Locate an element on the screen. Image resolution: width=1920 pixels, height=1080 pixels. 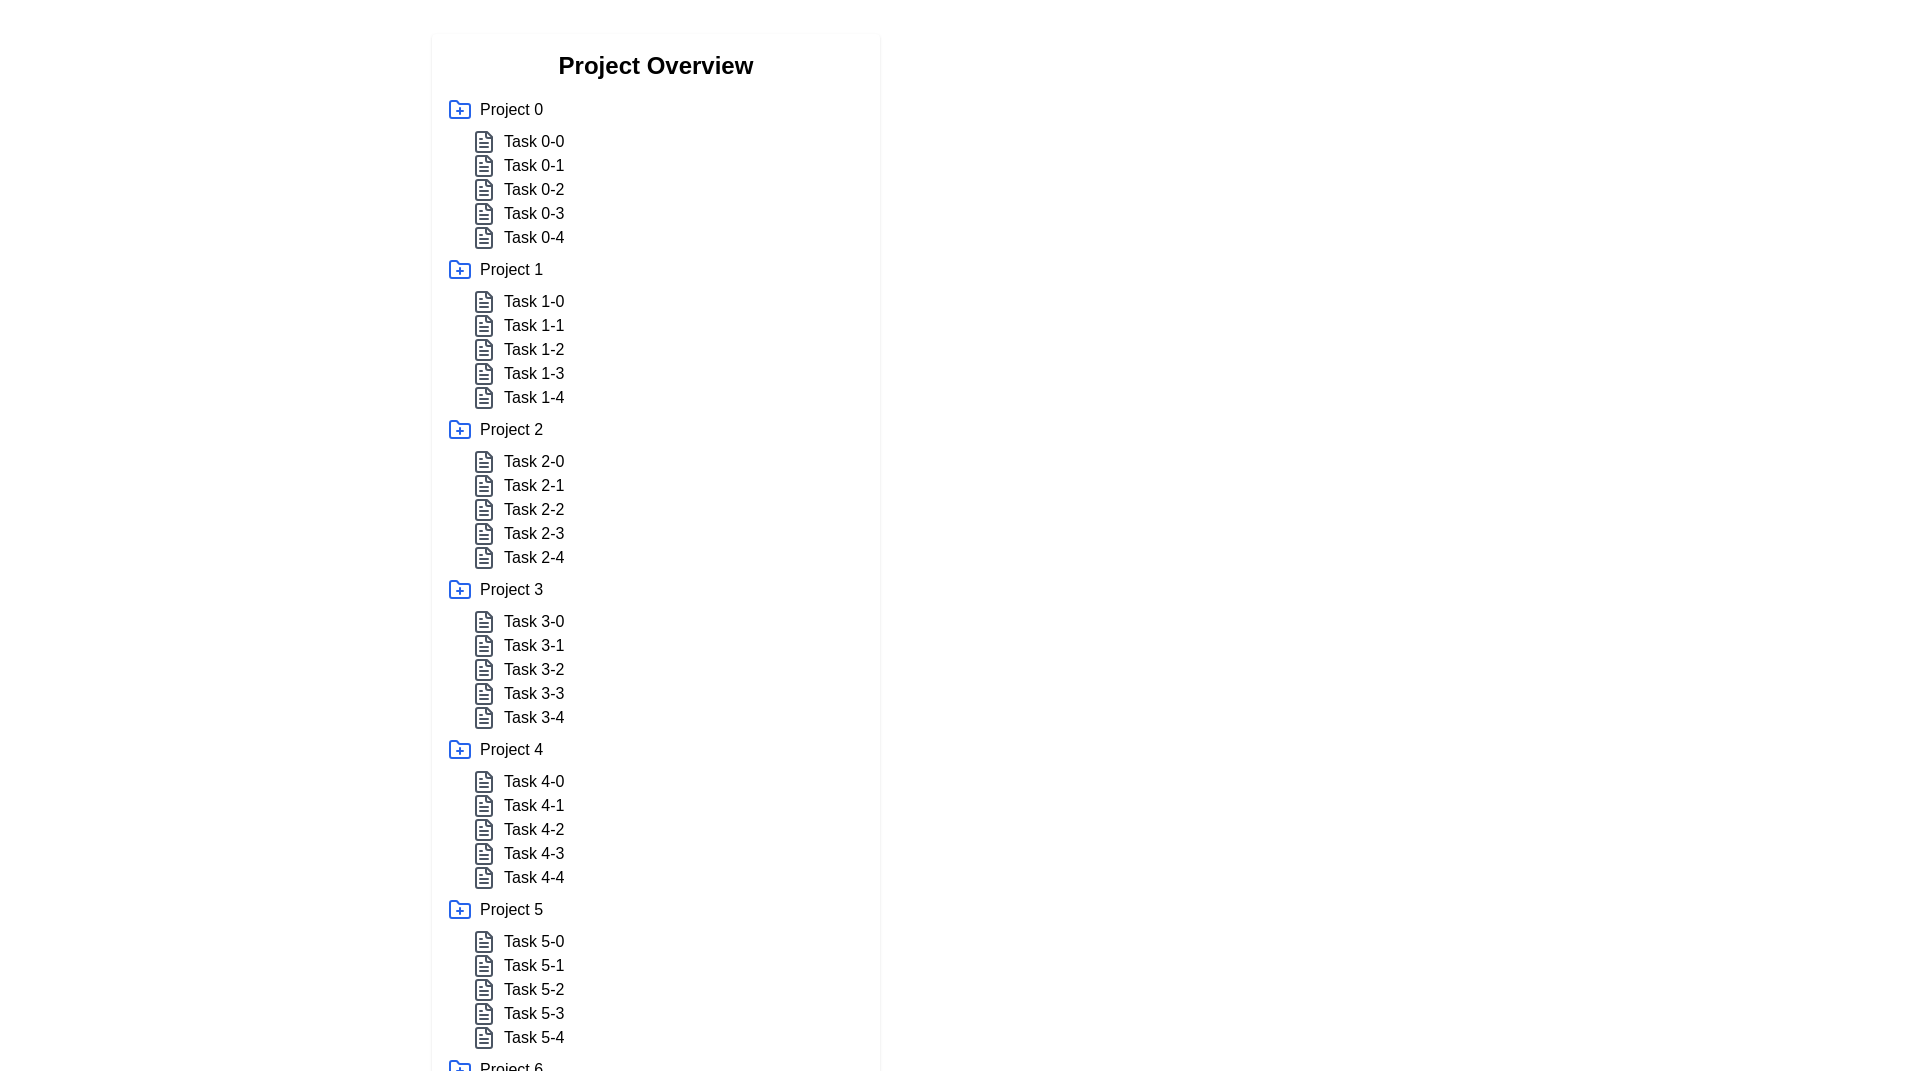
the gray document icon located to the left of the label 'Task 3-1' in the Project Overview list for visual identification is located at coordinates (484, 645).